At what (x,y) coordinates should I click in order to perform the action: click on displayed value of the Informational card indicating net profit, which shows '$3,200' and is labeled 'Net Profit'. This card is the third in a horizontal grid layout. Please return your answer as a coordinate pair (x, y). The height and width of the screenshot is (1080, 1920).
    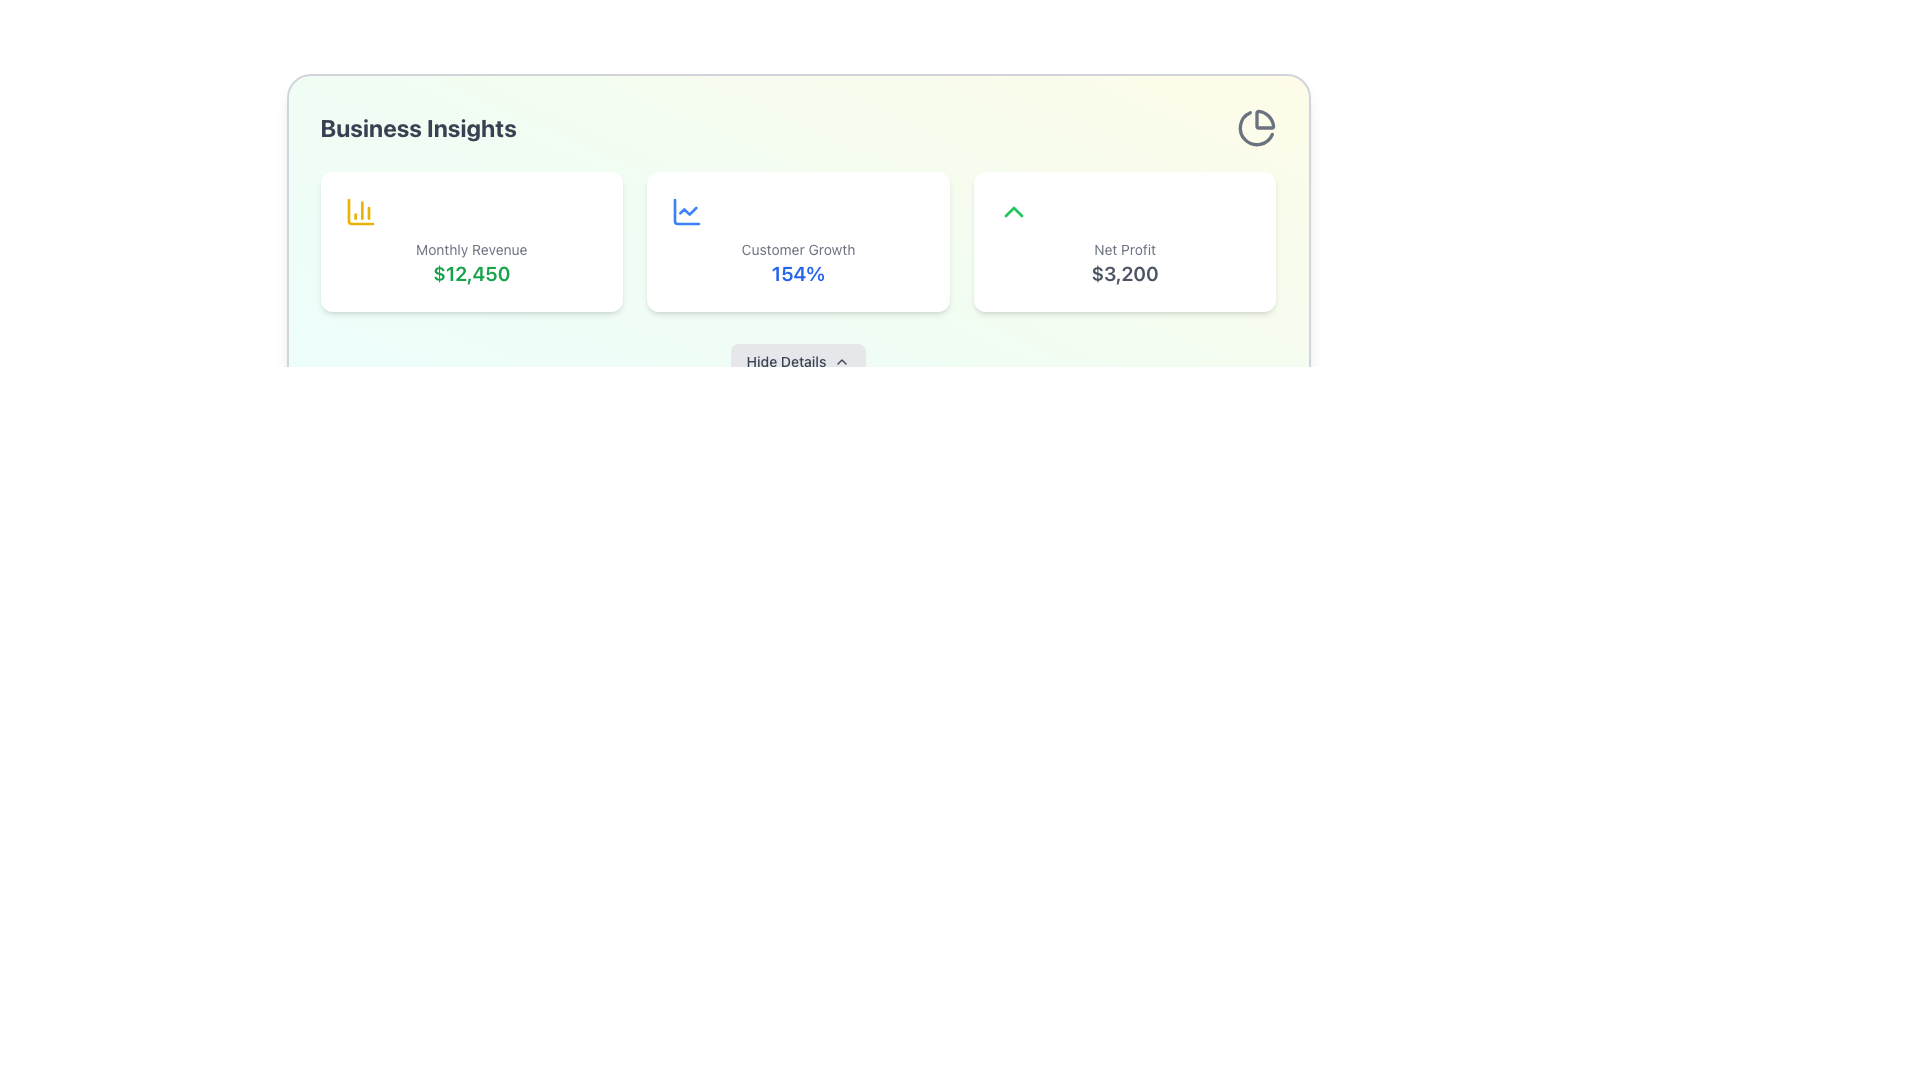
    Looking at the image, I should click on (1125, 241).